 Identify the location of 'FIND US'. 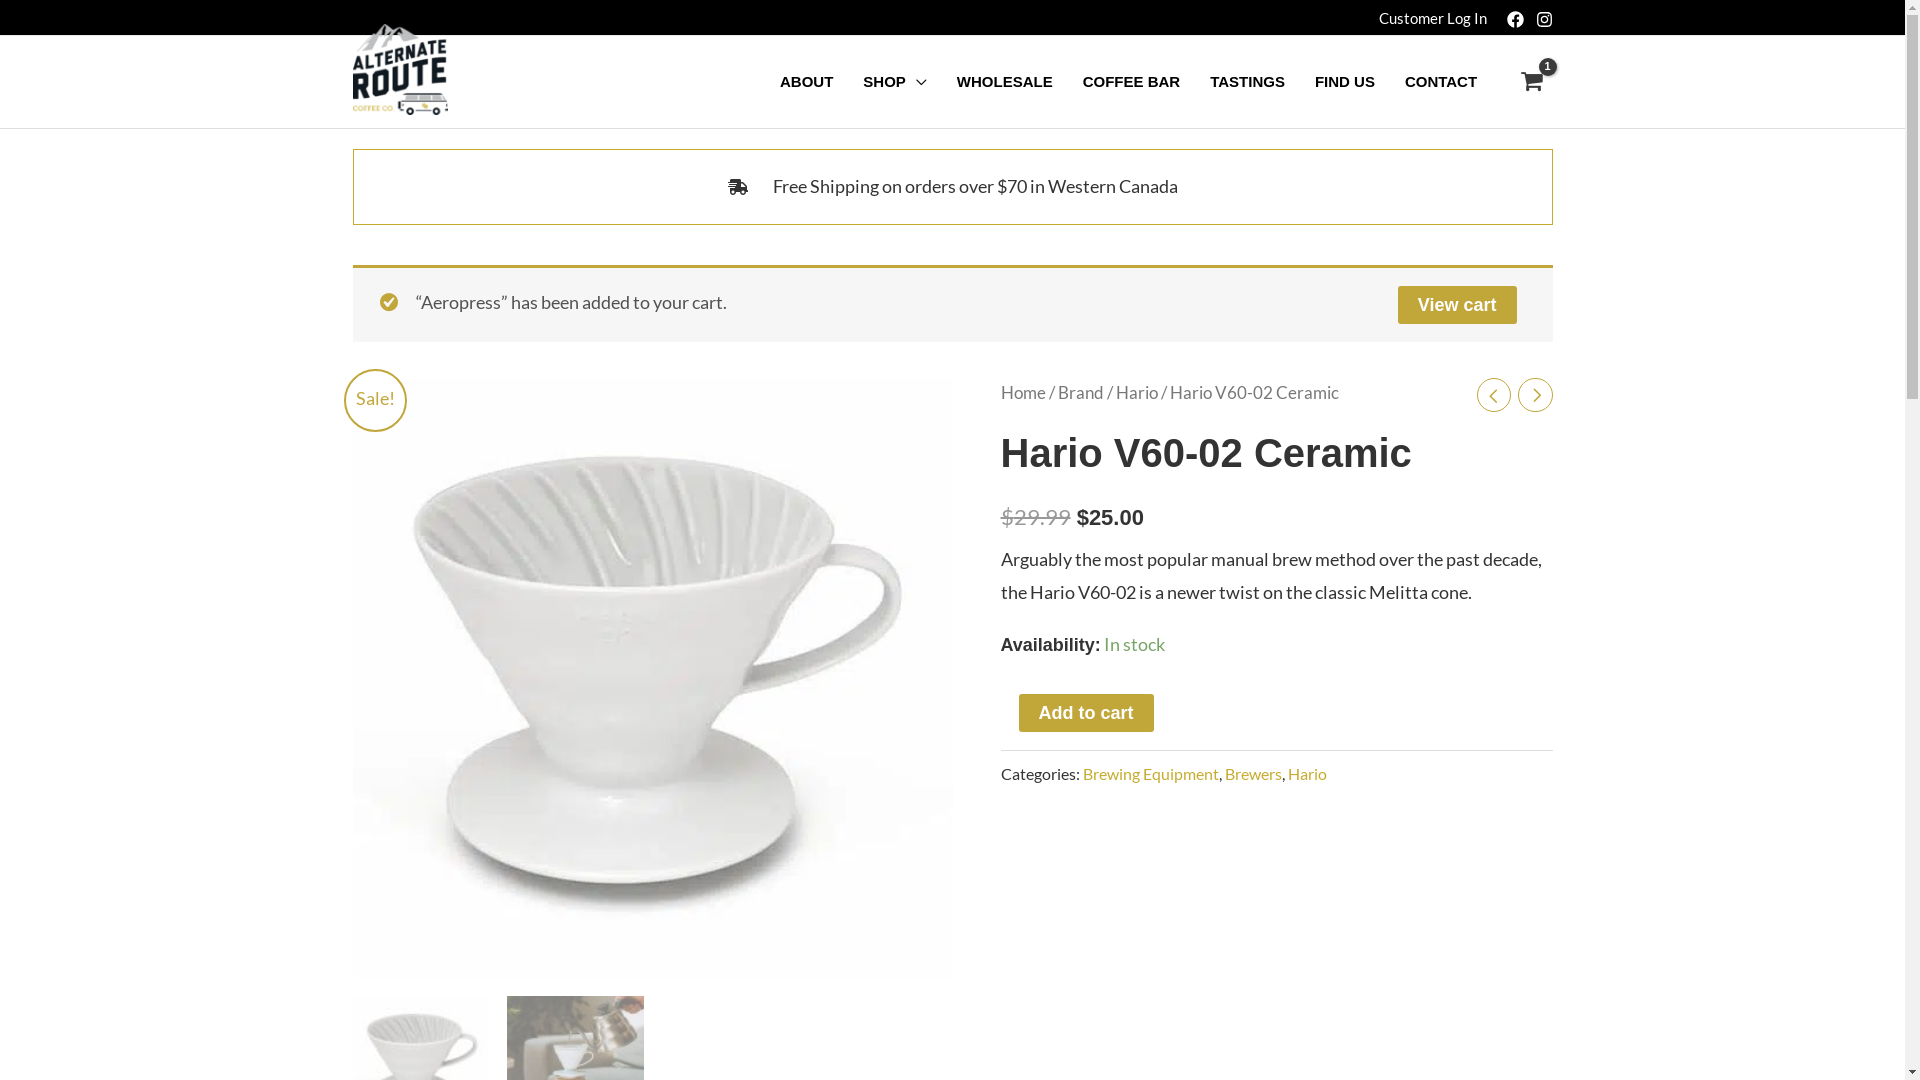
(1344, 80).